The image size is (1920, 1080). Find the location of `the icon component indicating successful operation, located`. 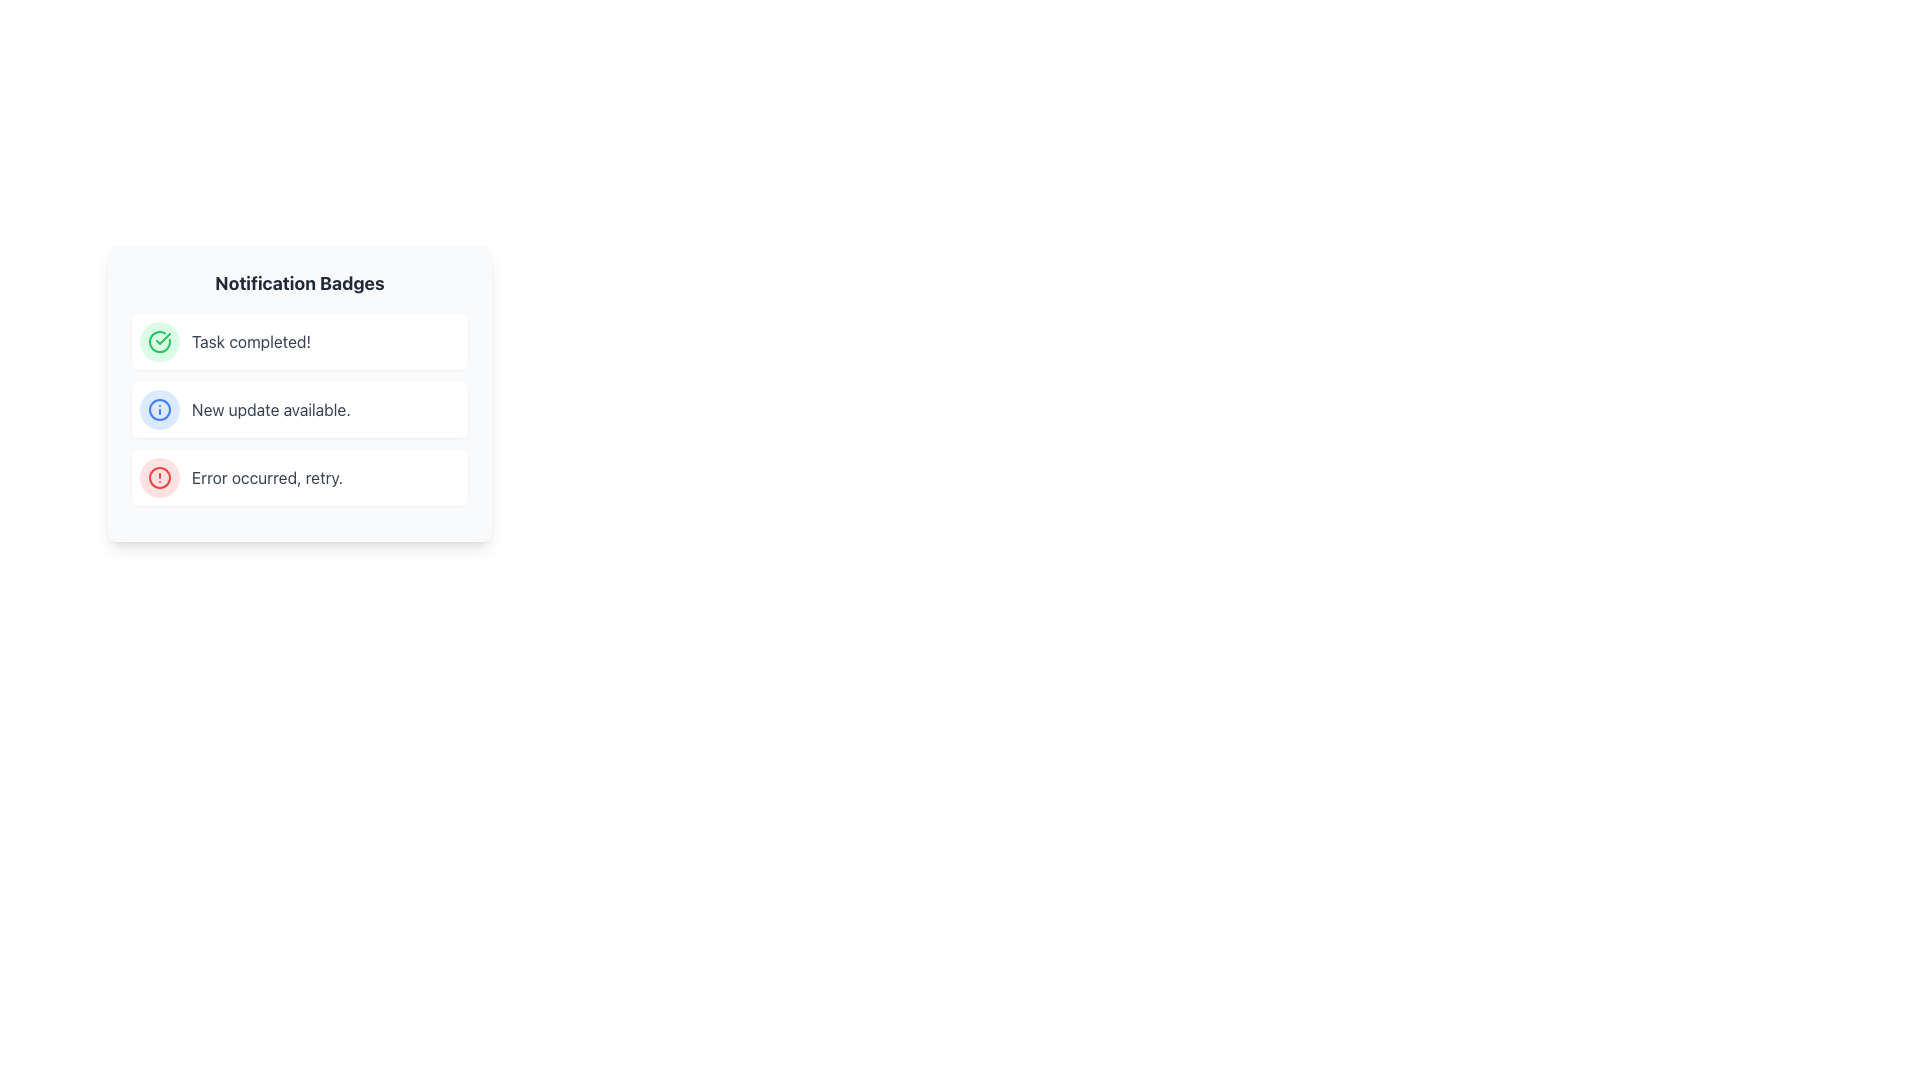

the icon component indicating successful operation, located is located at coordinates (158, 341).